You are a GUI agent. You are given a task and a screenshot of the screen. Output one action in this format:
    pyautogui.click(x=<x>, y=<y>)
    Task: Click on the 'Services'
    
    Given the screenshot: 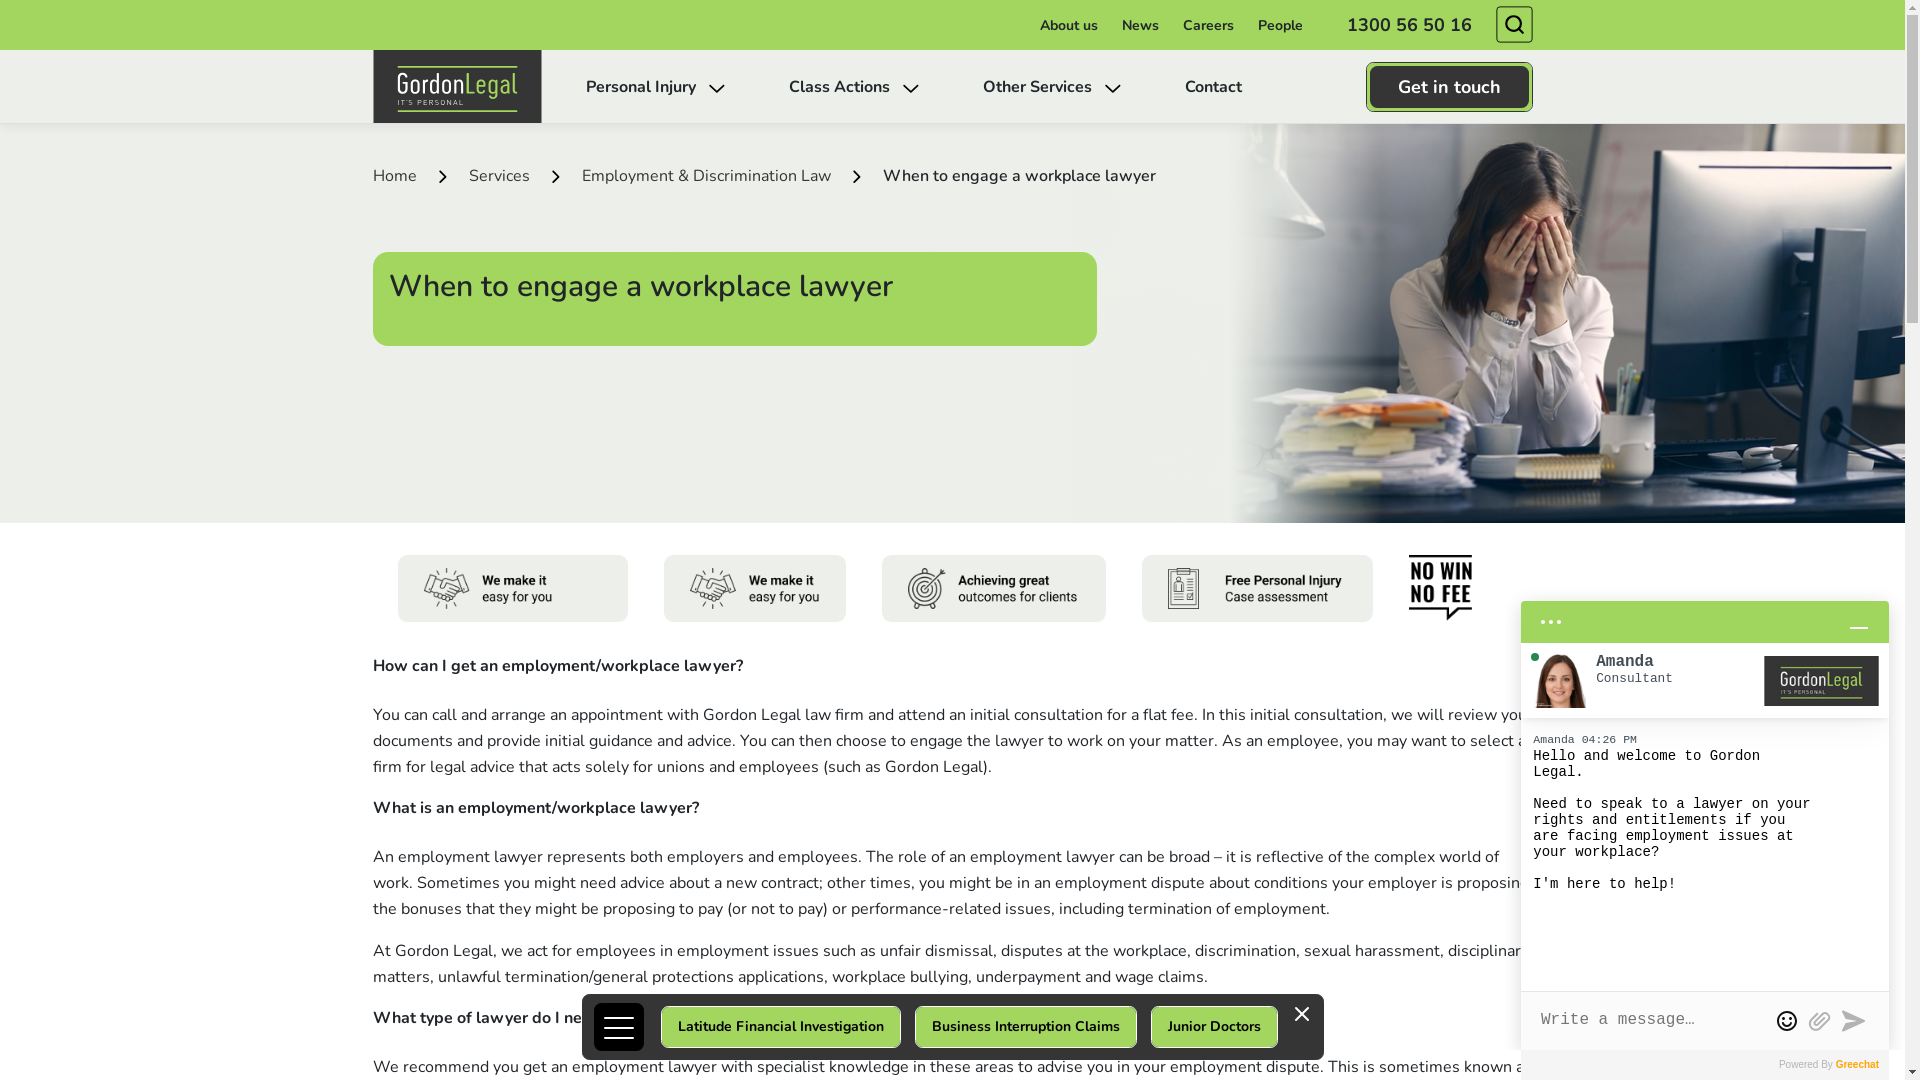 What is the action you would take?
    pyautogui.click(x=498, y=175)
    